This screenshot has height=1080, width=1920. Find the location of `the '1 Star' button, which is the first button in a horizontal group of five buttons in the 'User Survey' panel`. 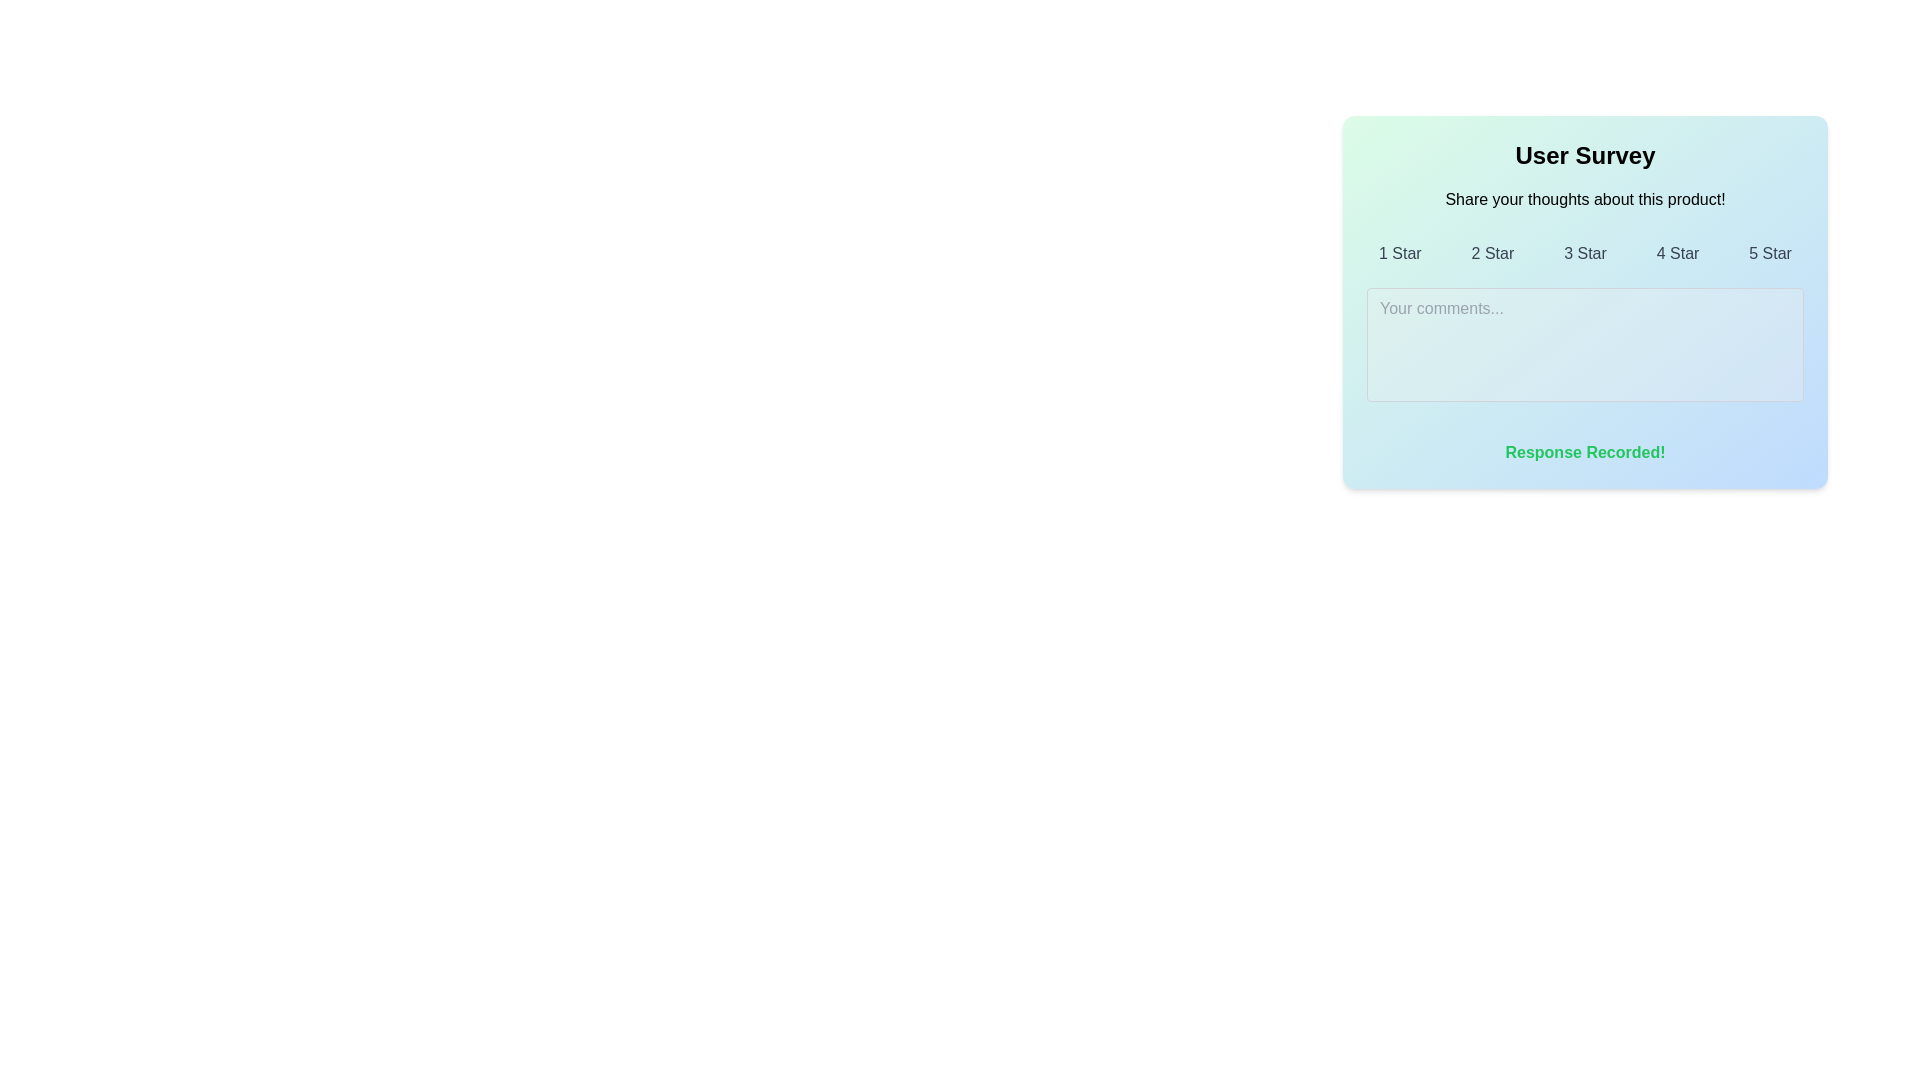

the '1 Star' button, which is the first button in a horizontal group of five buttons in the 'User Survey' panel is located at coordinates (1399, 253).